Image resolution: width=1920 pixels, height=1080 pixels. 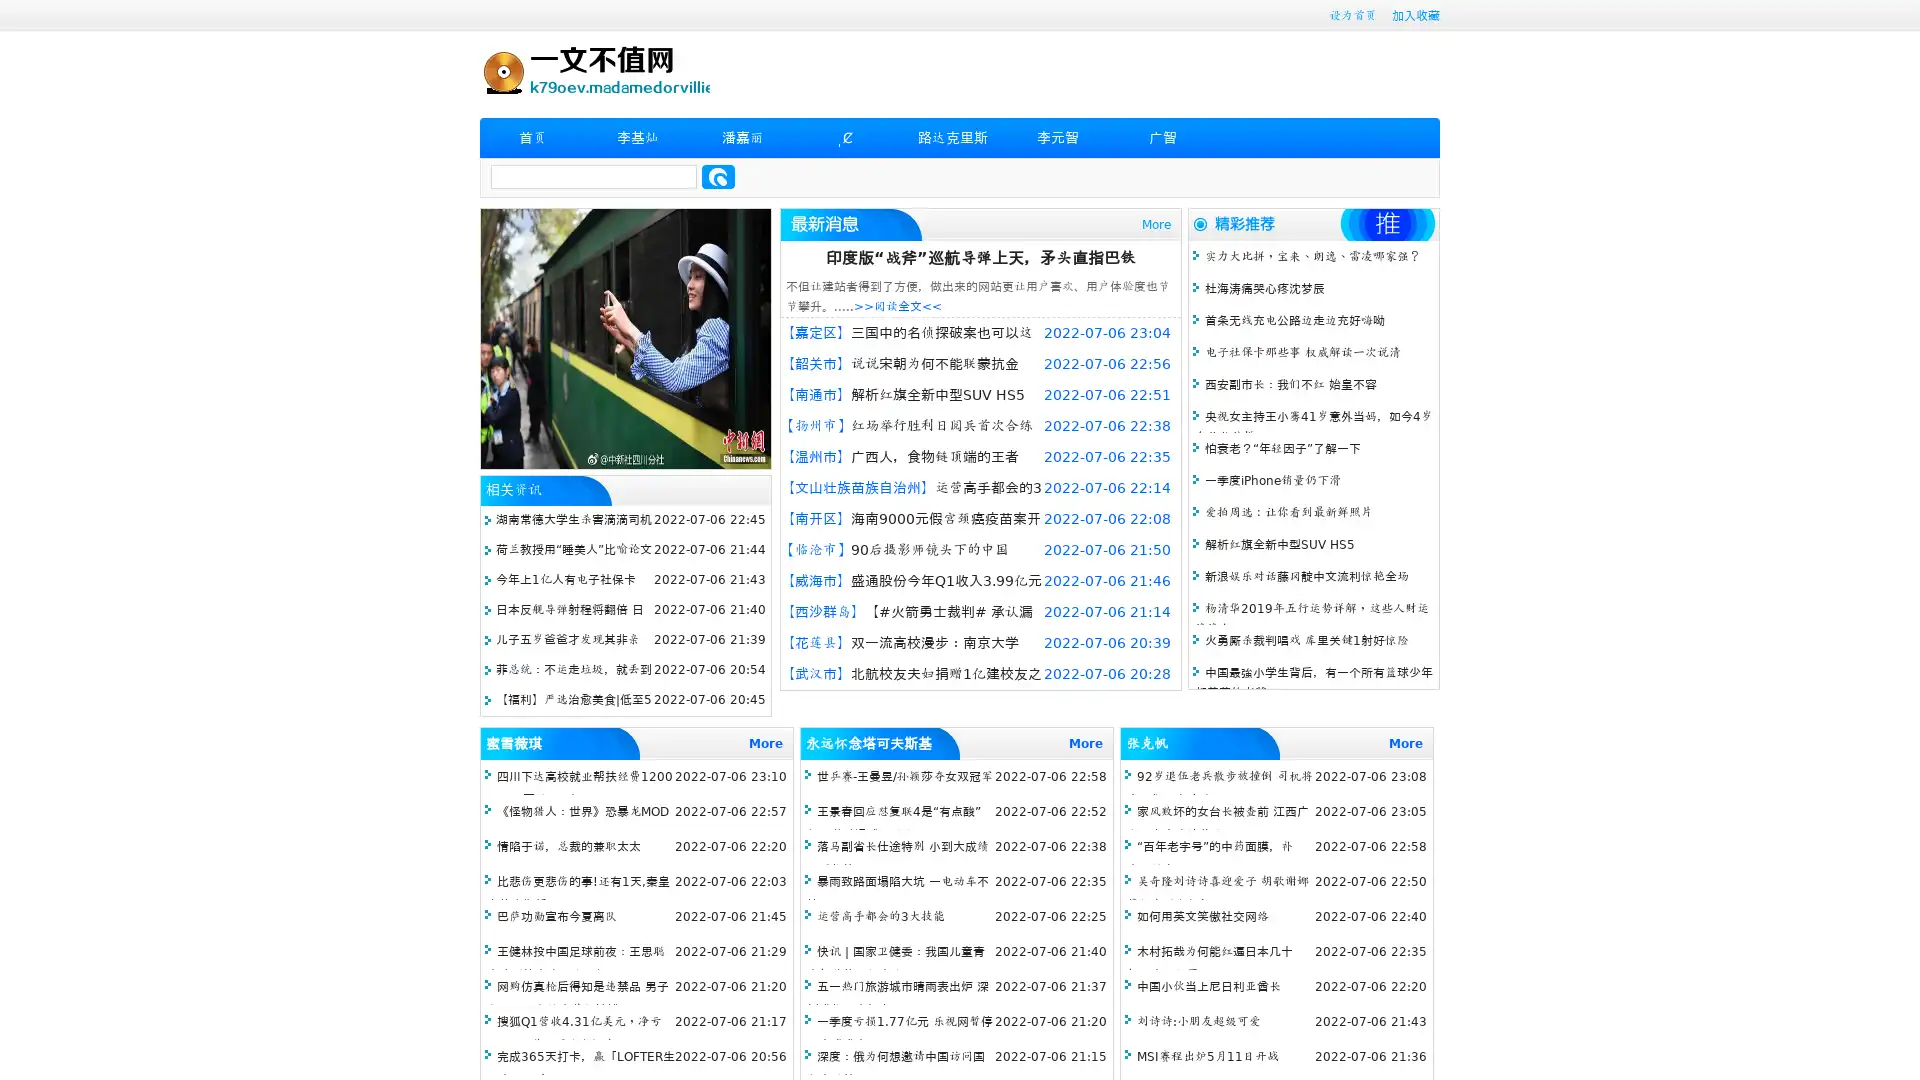 What do you see at coordinates (718, 176) in the screenshot?
I see `Search` at bounding box center [718, 176].